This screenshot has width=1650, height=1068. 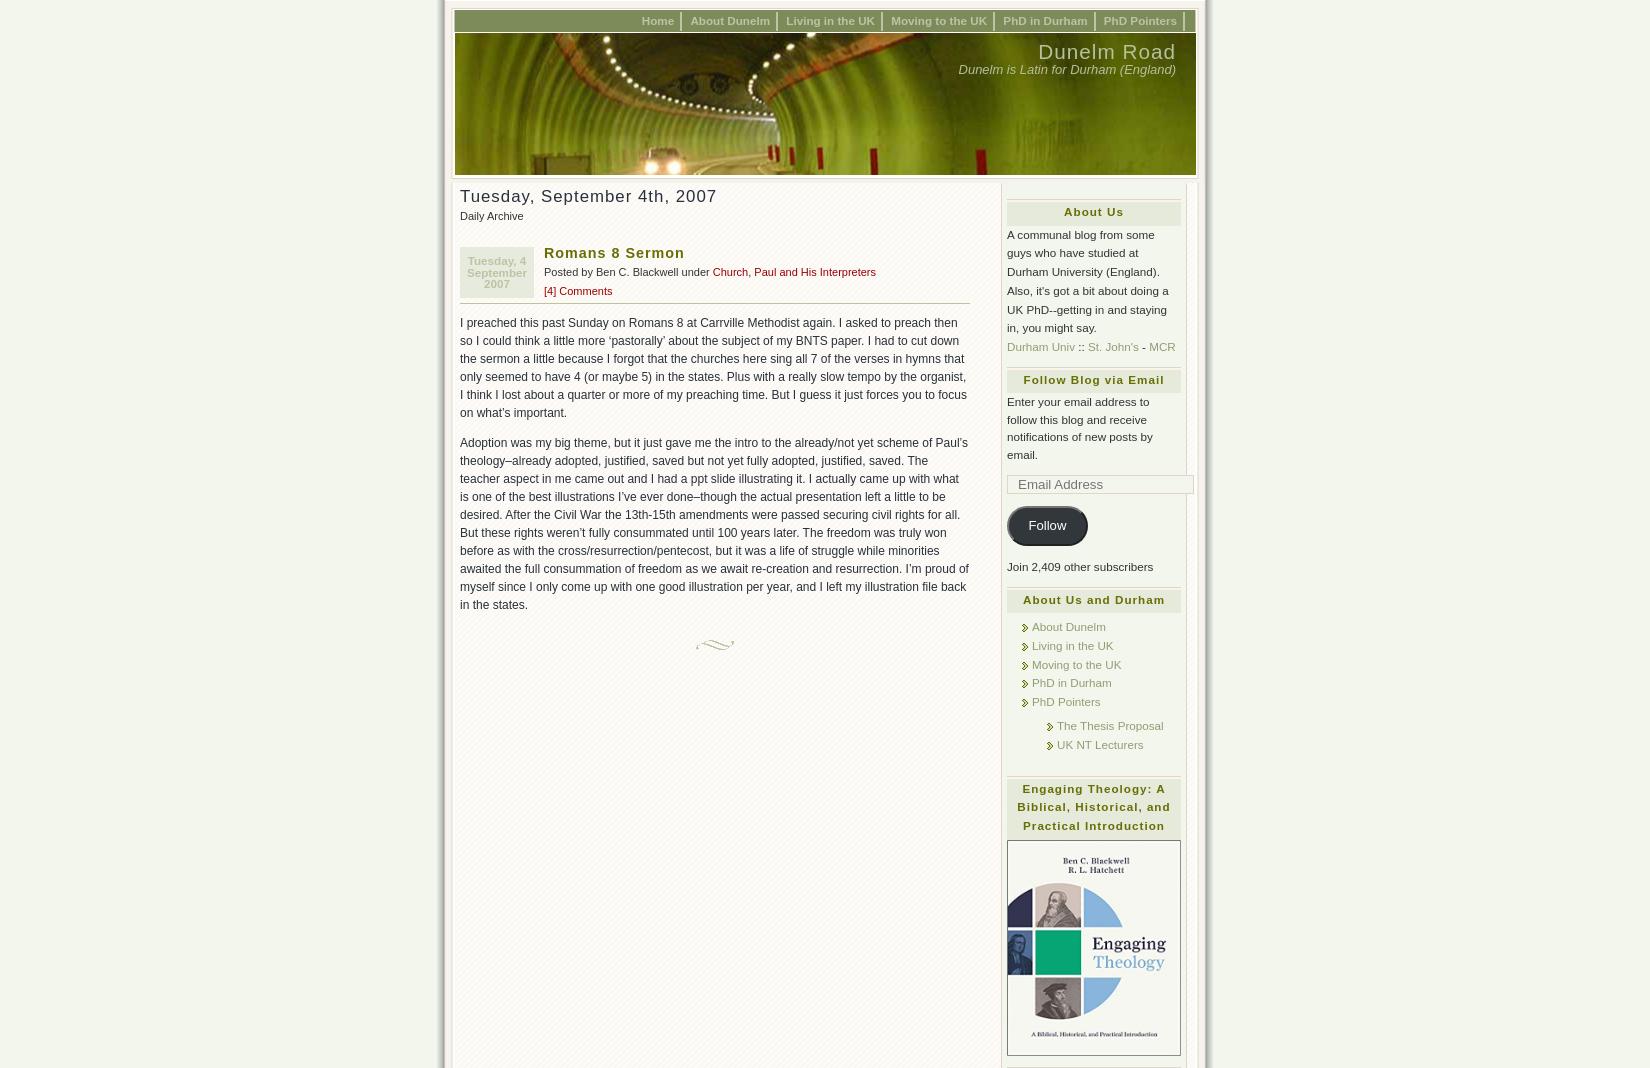 I want to click on '-', so click(x=1143, y=345).